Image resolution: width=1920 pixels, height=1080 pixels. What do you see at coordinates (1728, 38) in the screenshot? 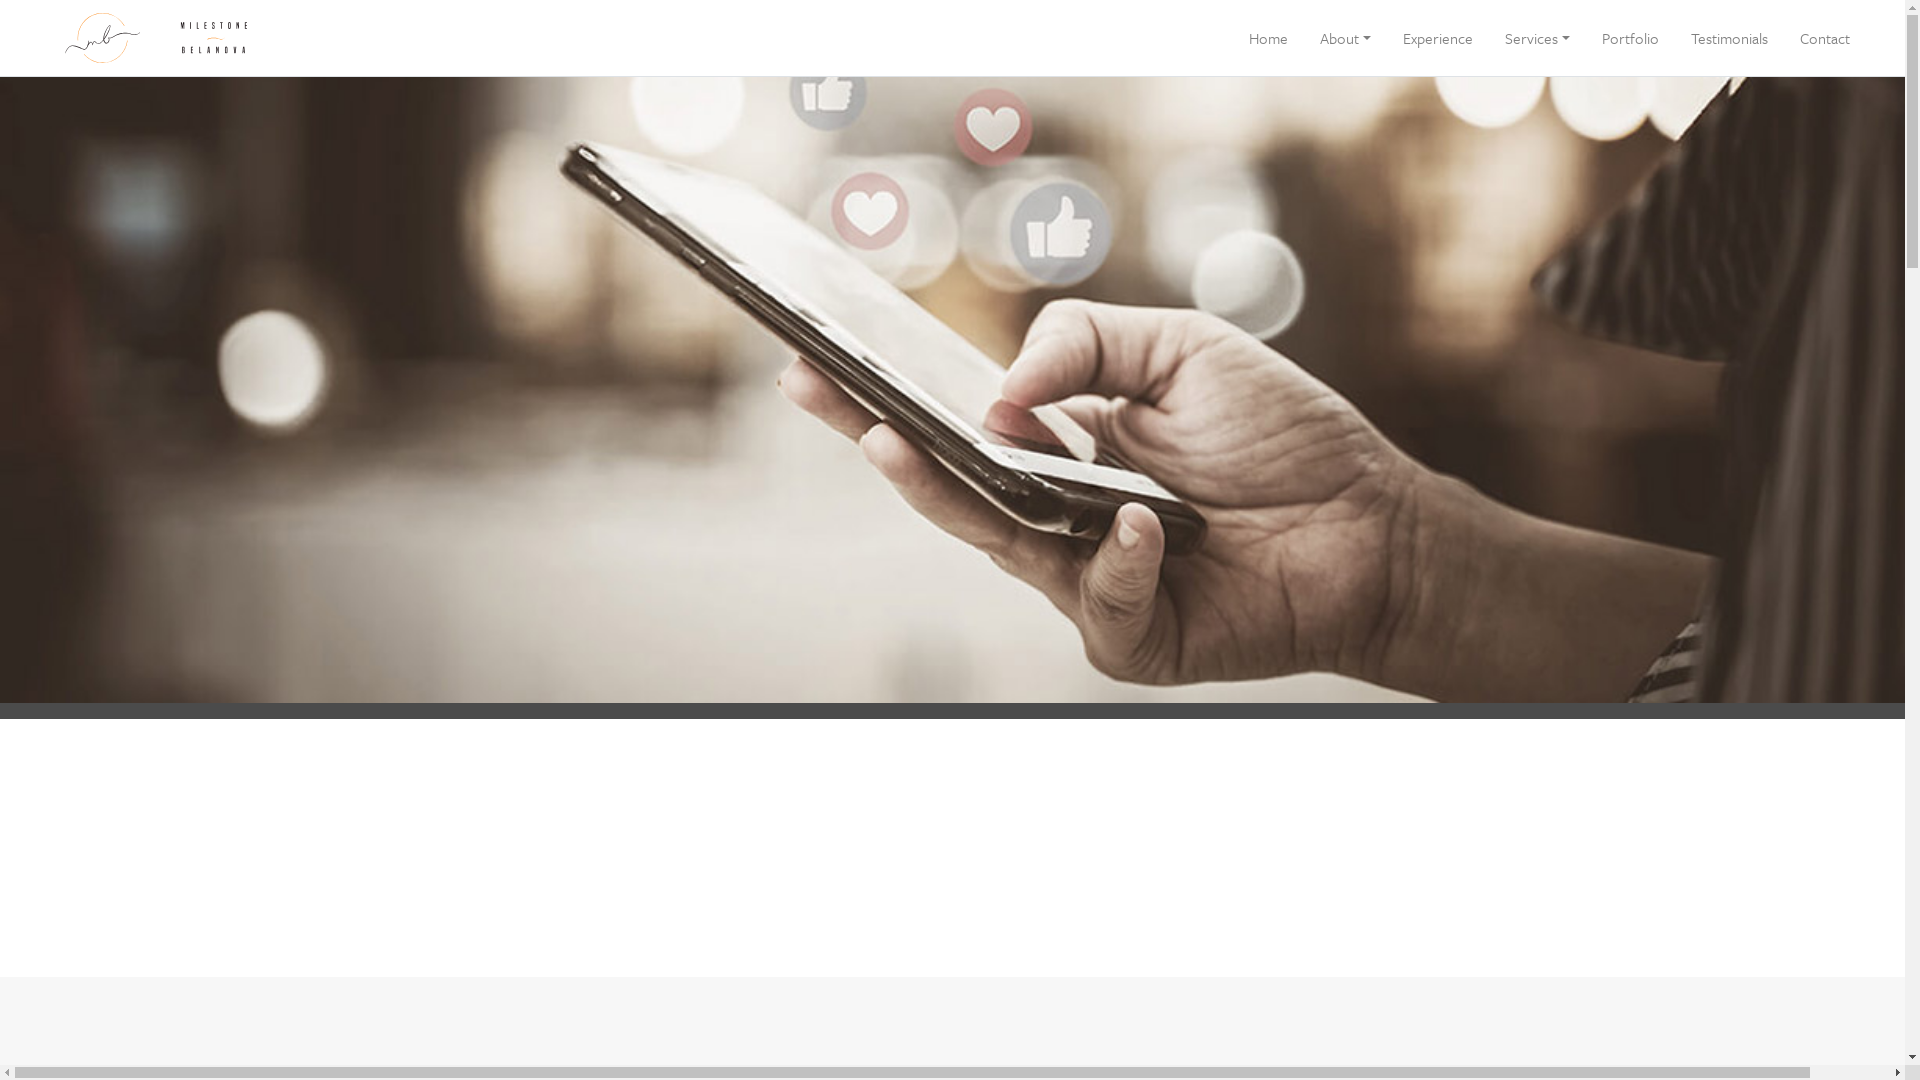
I see `'Testimonials'` at bounding box center [1728, 38].